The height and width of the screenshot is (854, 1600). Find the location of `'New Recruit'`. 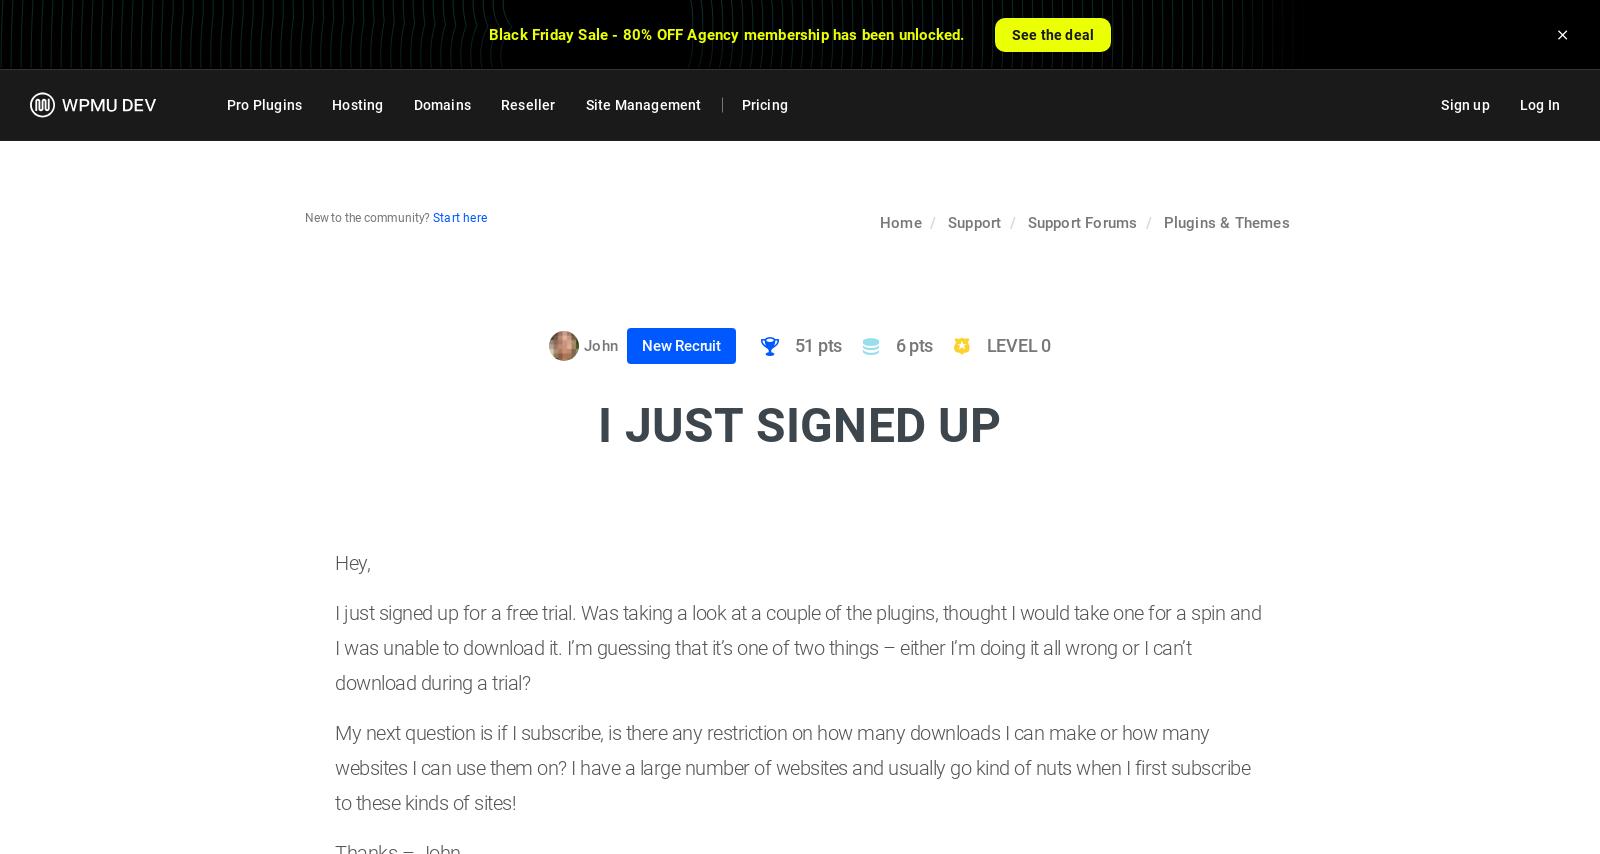

'New Recruit' is located at coordinates (641, 346).